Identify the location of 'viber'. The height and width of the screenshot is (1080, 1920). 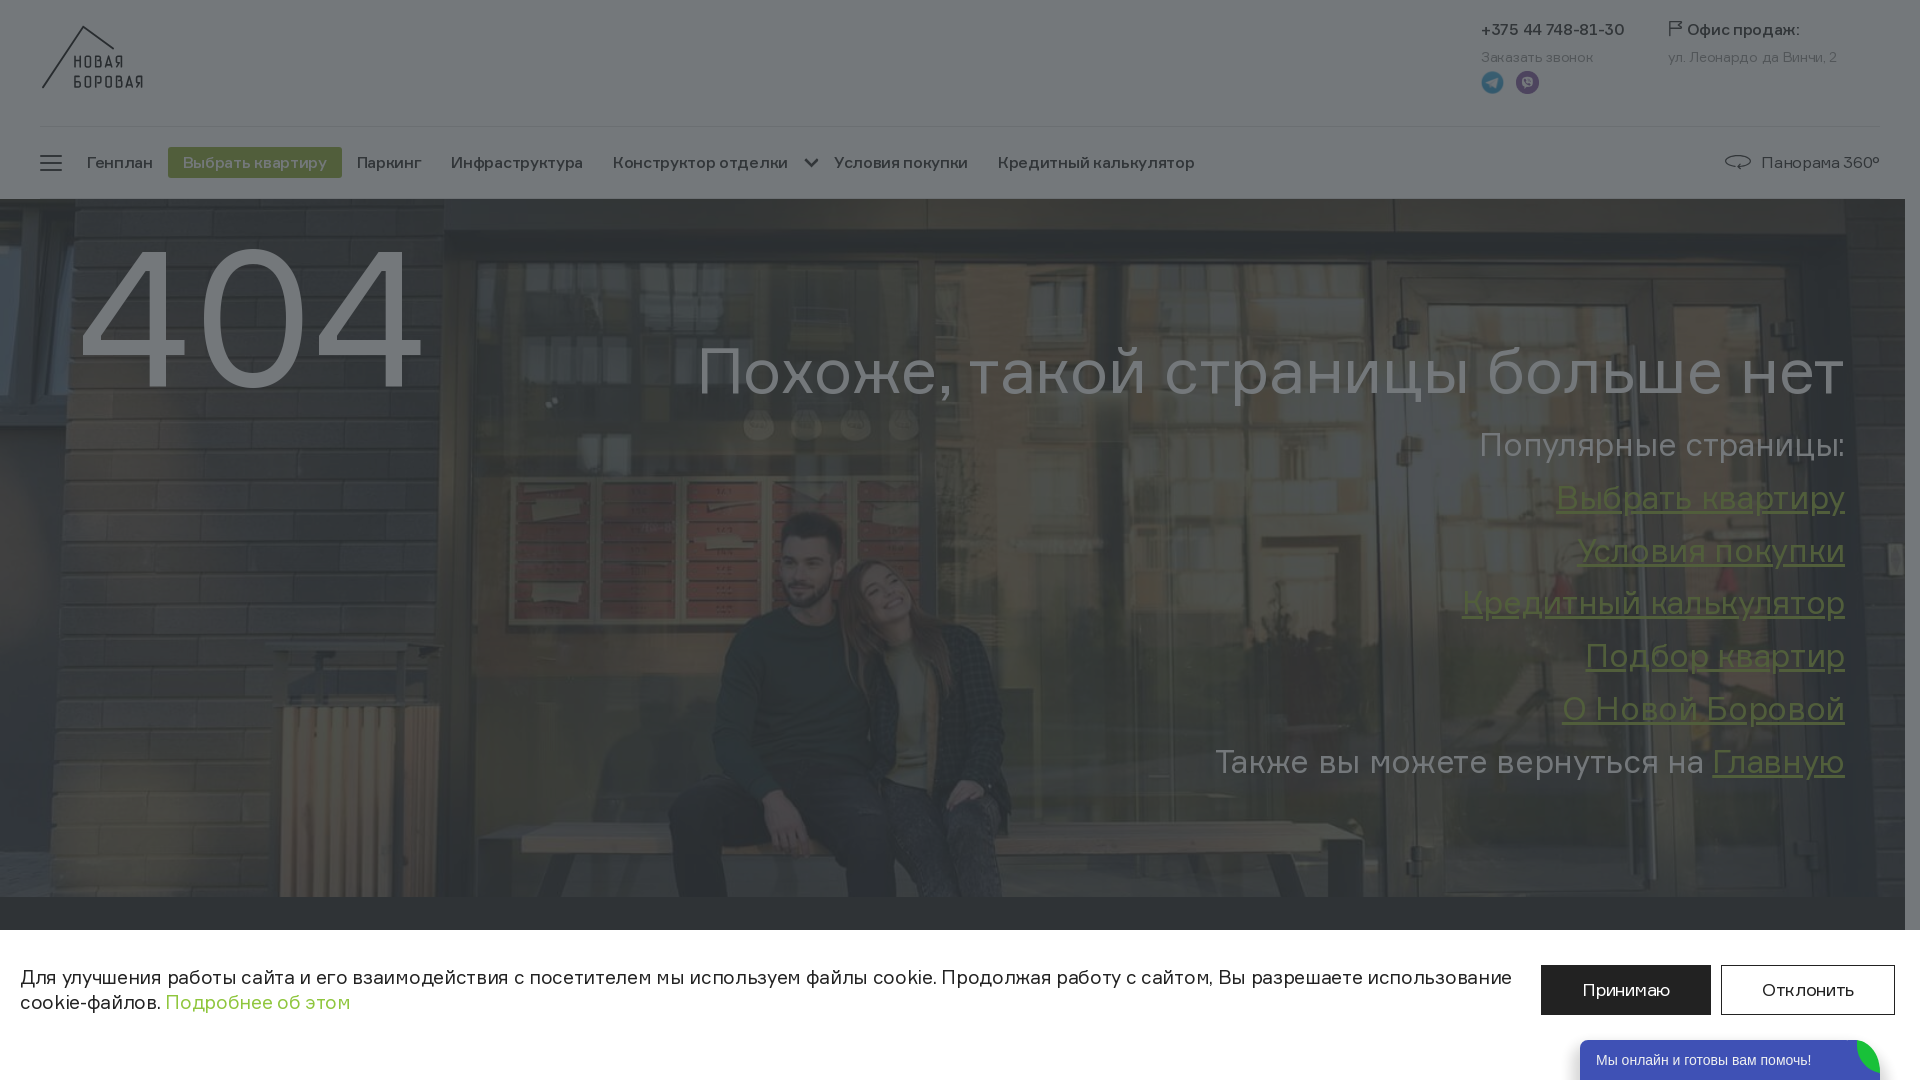
(1516, 81).